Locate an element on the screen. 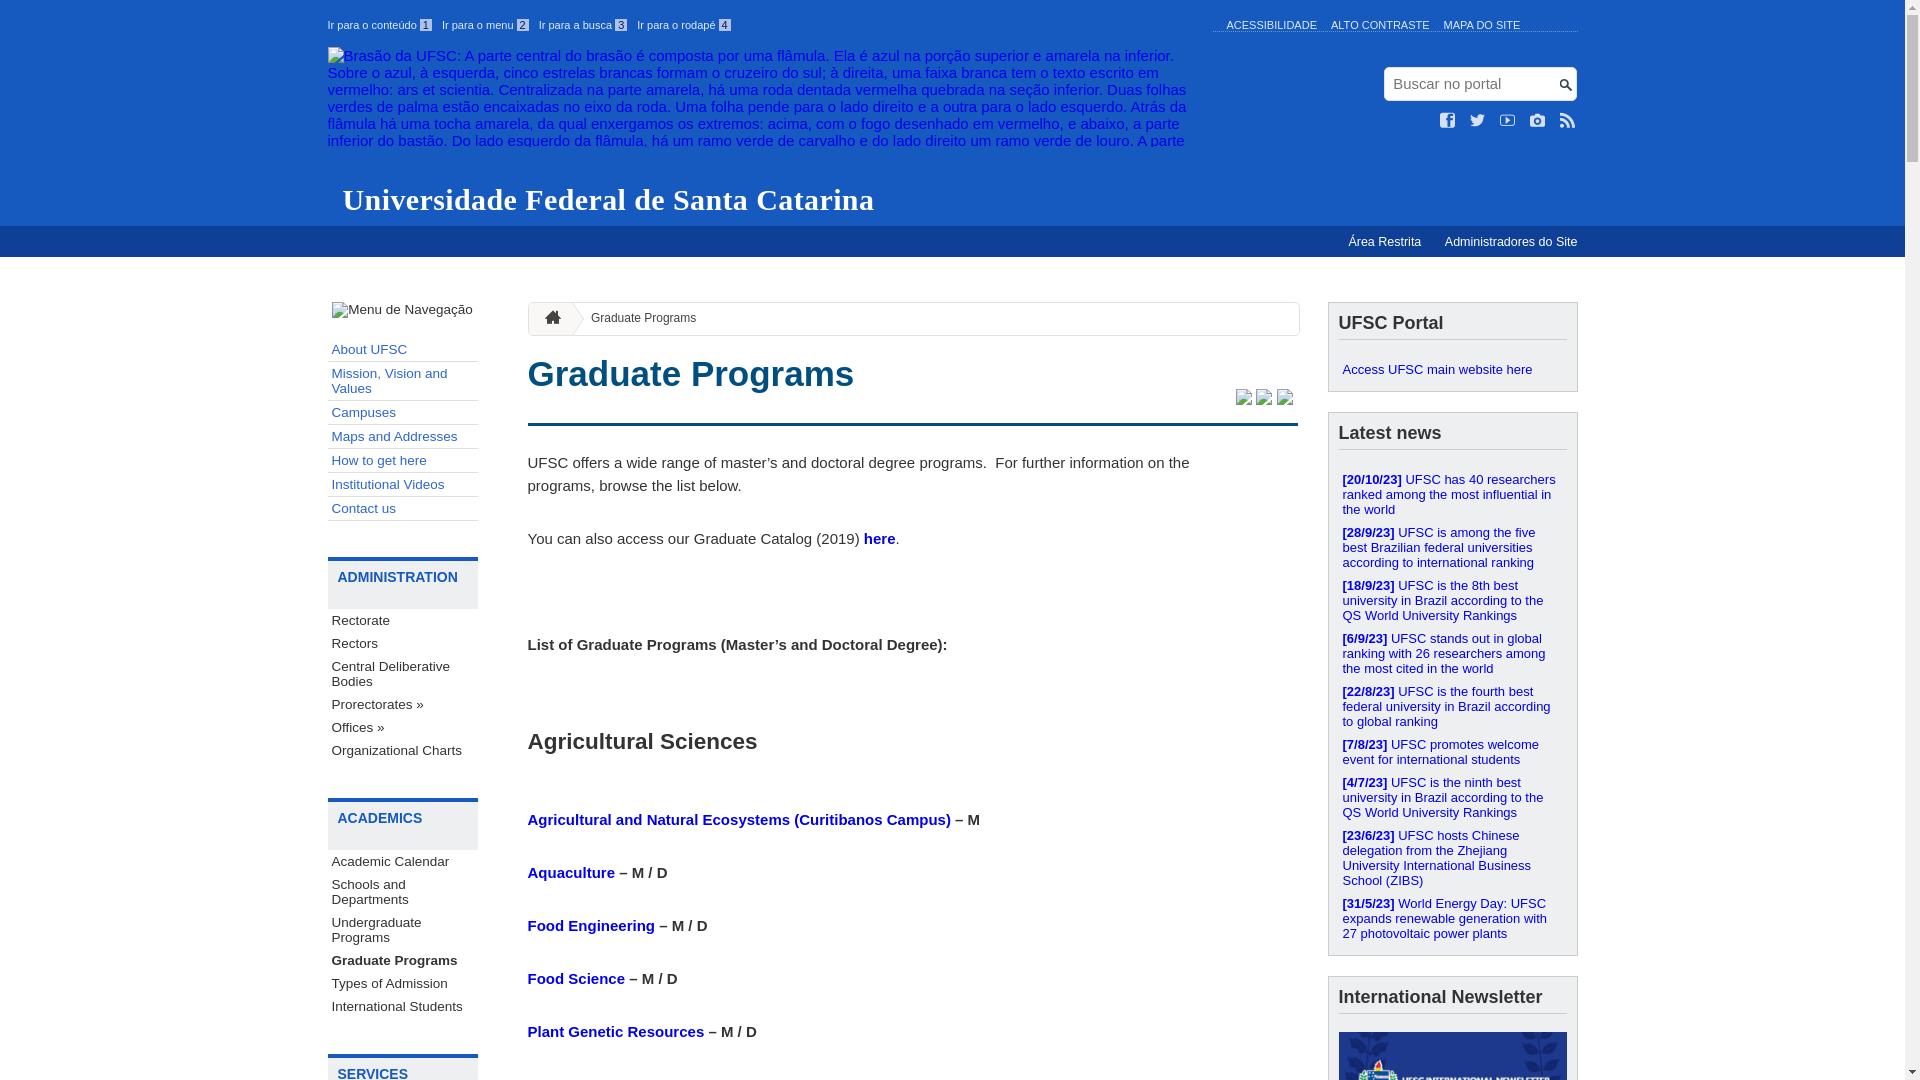 The height and width of the screenshot is (1080, 1920). 'Graduate Programs' is located at coordinates (634, 317).